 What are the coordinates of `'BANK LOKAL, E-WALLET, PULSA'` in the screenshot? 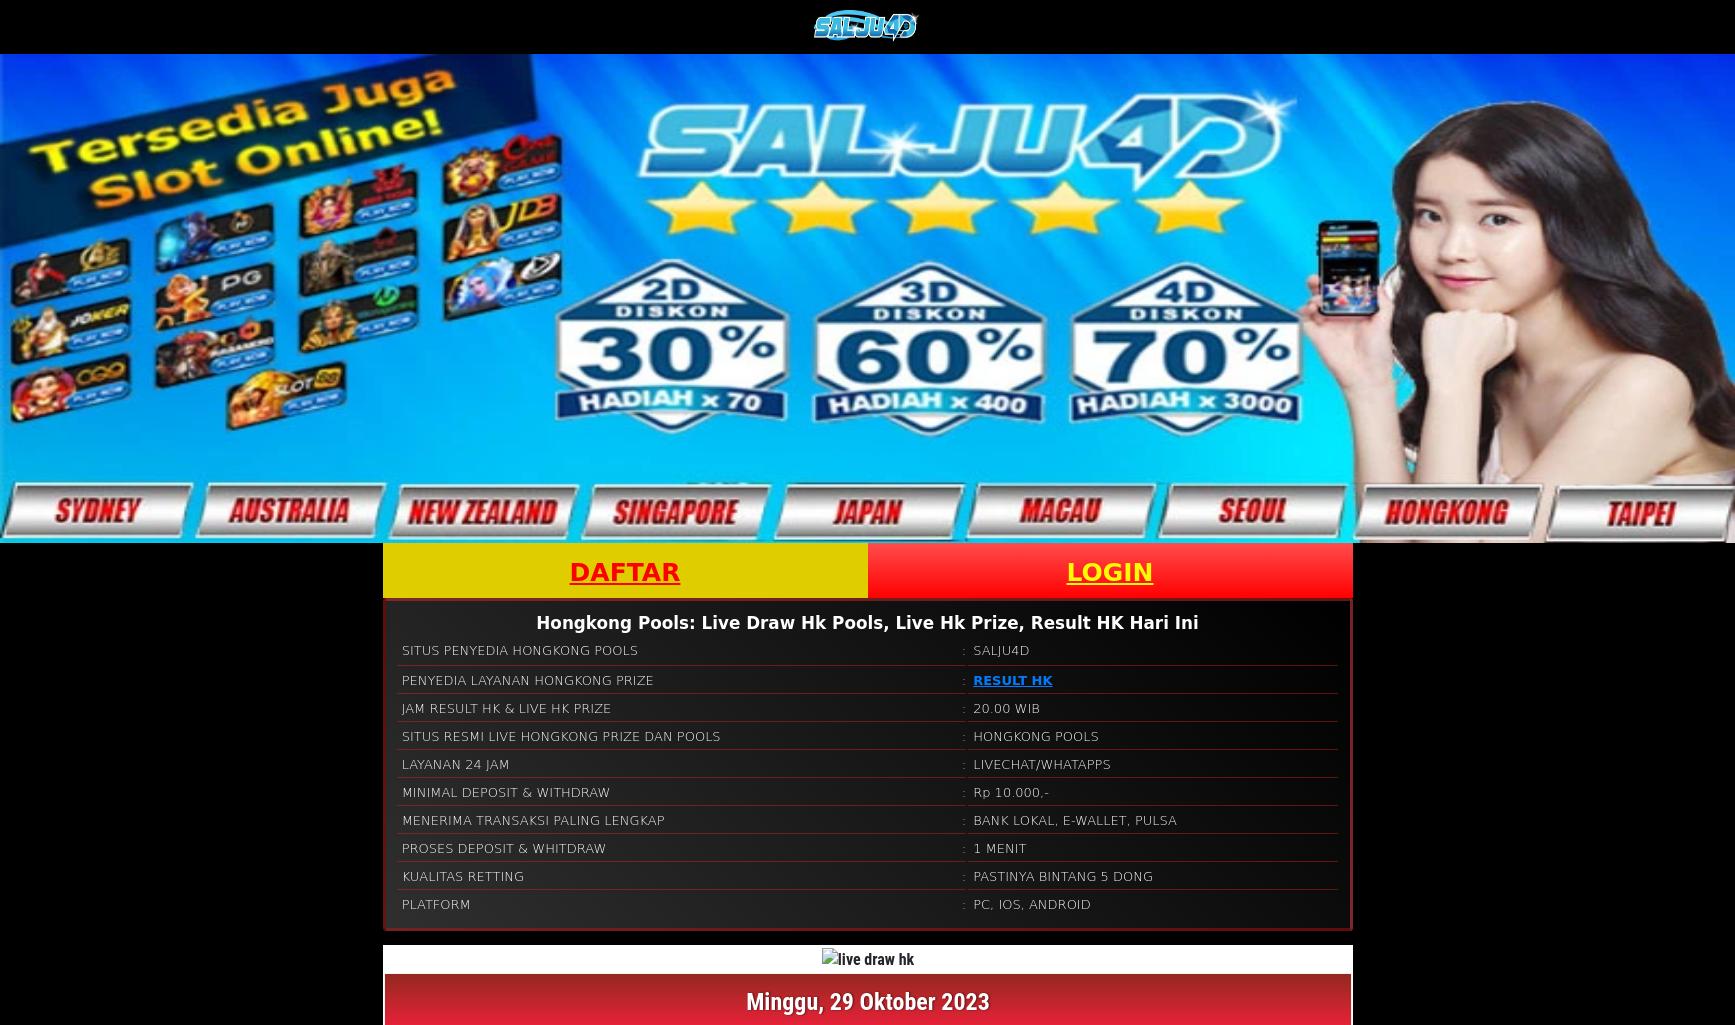 It's located at (1074, 818).